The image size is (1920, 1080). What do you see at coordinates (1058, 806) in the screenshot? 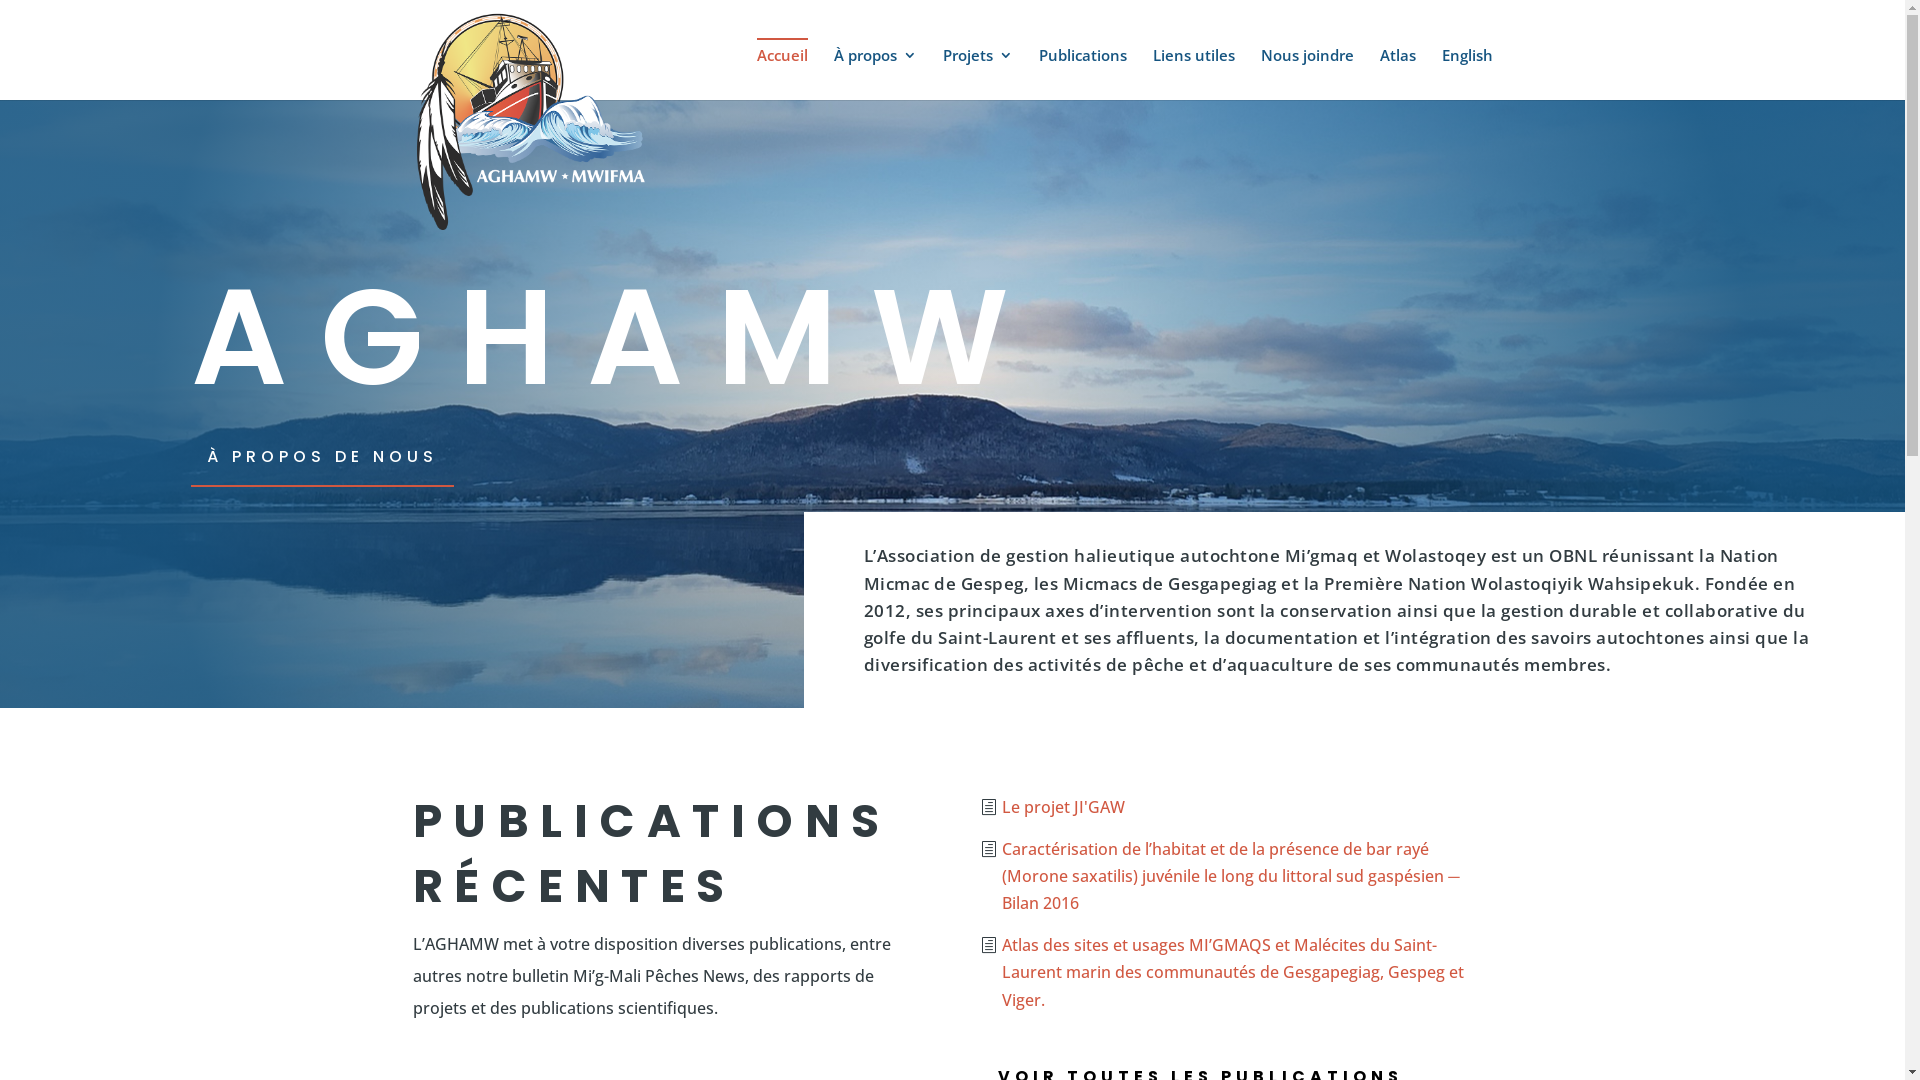
I see `'Le projet JI'GAW'` at bounding box center [1058, 806].